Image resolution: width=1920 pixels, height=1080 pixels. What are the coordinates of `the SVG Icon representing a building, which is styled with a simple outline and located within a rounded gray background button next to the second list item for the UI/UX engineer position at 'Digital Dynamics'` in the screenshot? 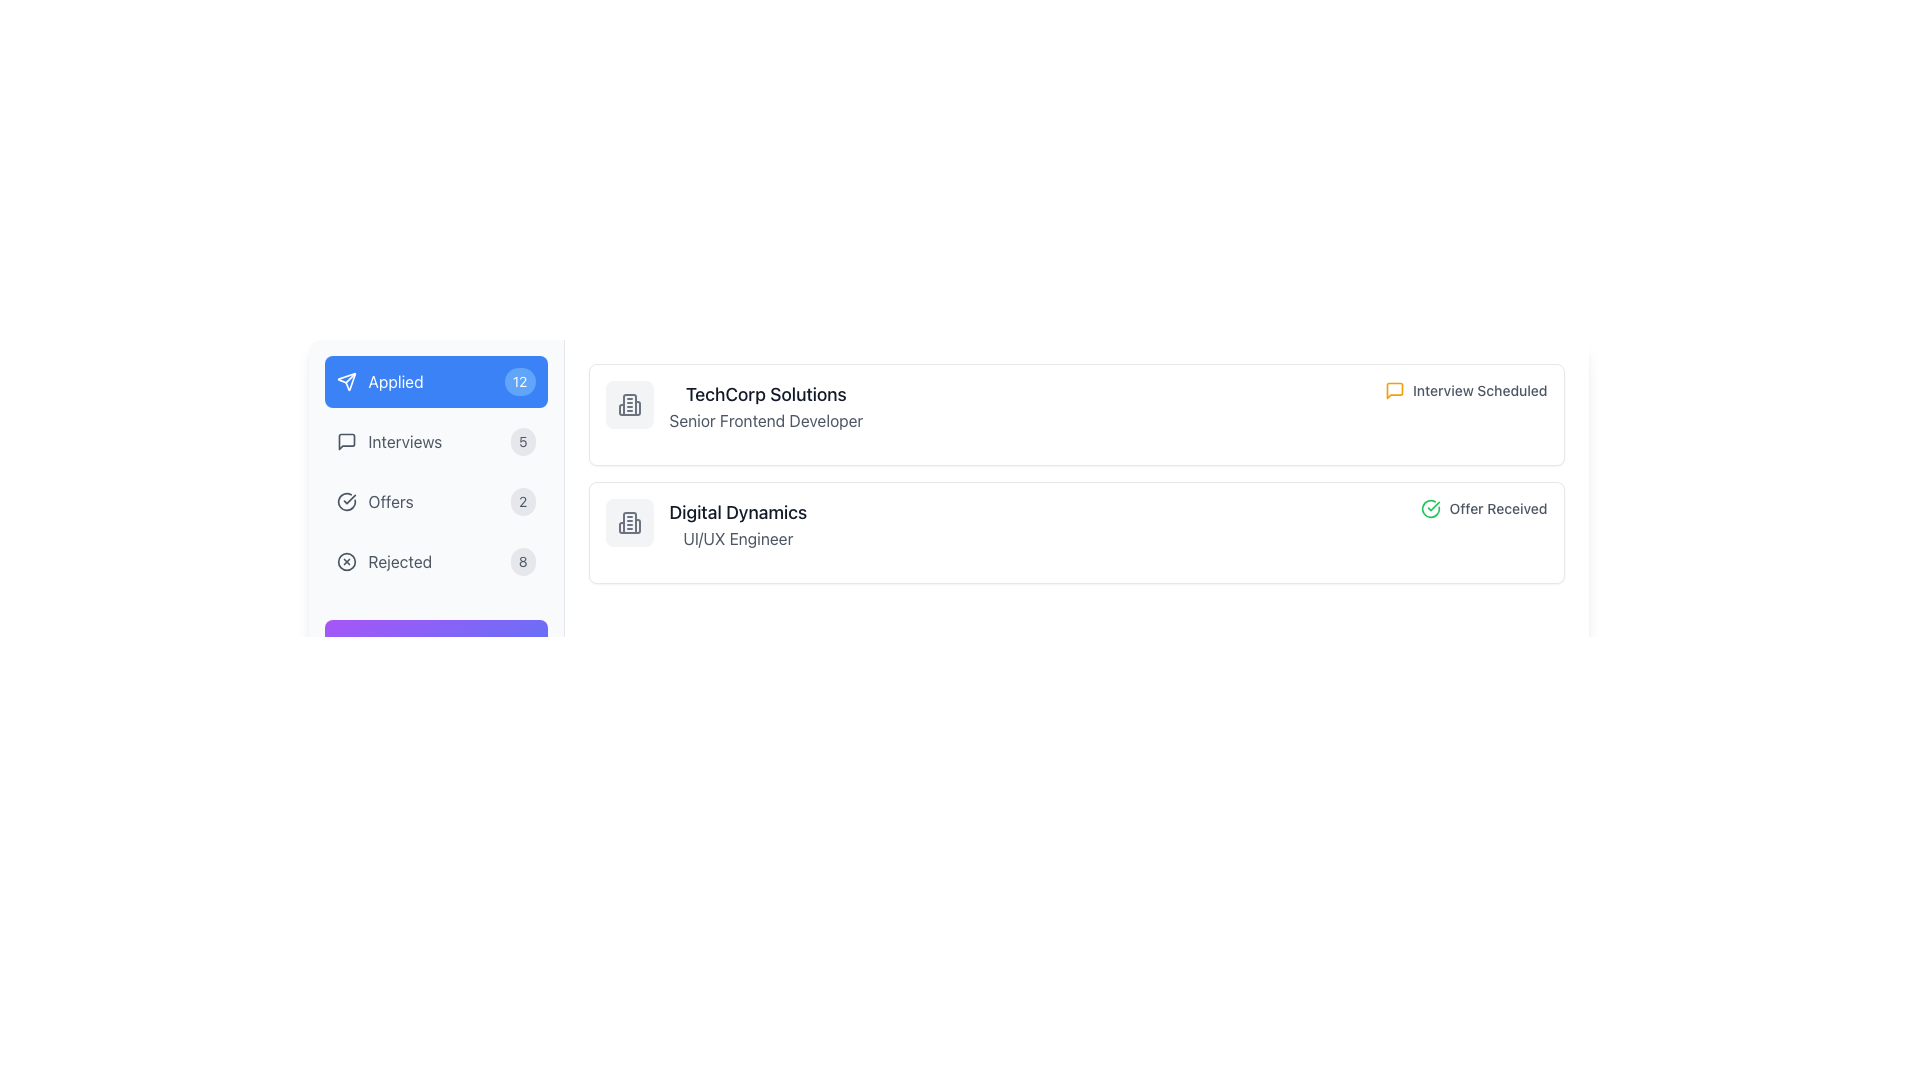 It's located at (628, 522).